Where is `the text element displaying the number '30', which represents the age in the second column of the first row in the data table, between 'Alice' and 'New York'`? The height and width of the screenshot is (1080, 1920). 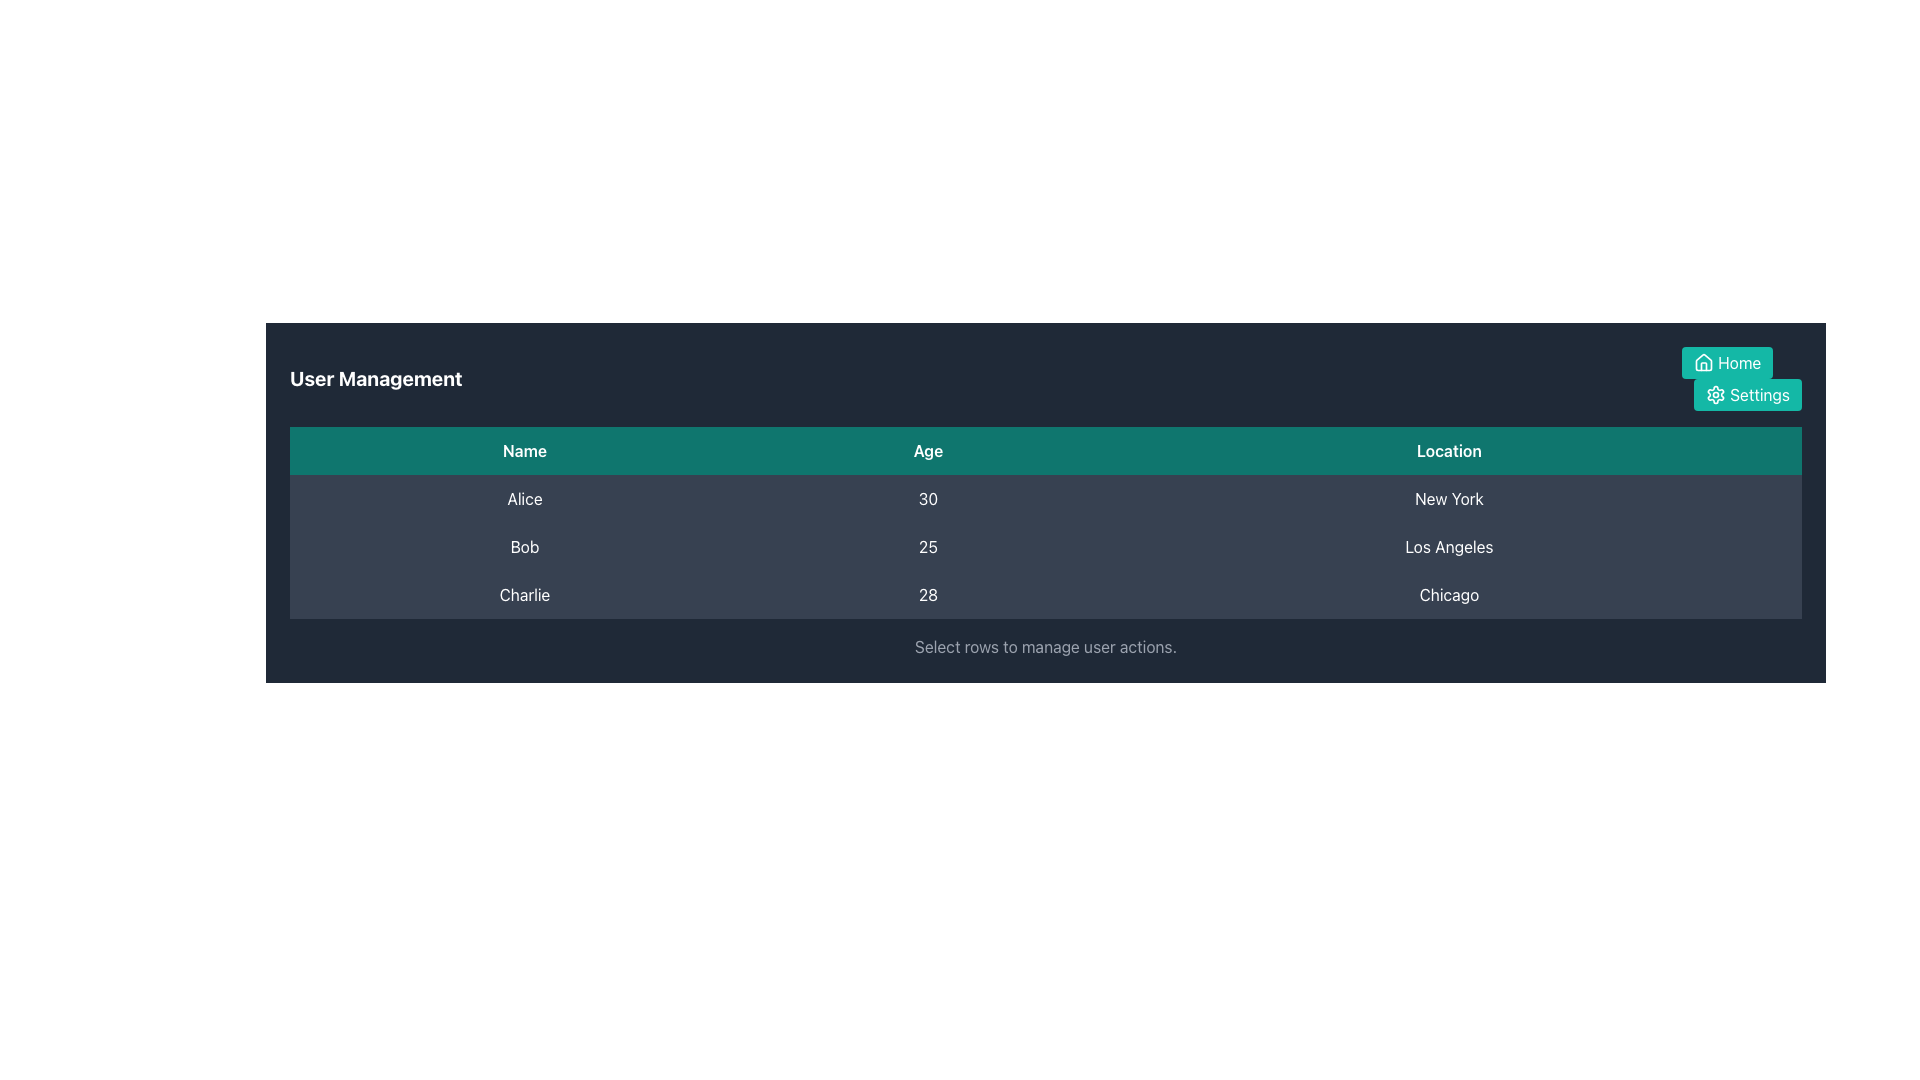 the text element displaying the number '30', which represents the age in the second column of the first row in the data table, between 'Alice' and 'New York' is located at coordinates (927, 497).